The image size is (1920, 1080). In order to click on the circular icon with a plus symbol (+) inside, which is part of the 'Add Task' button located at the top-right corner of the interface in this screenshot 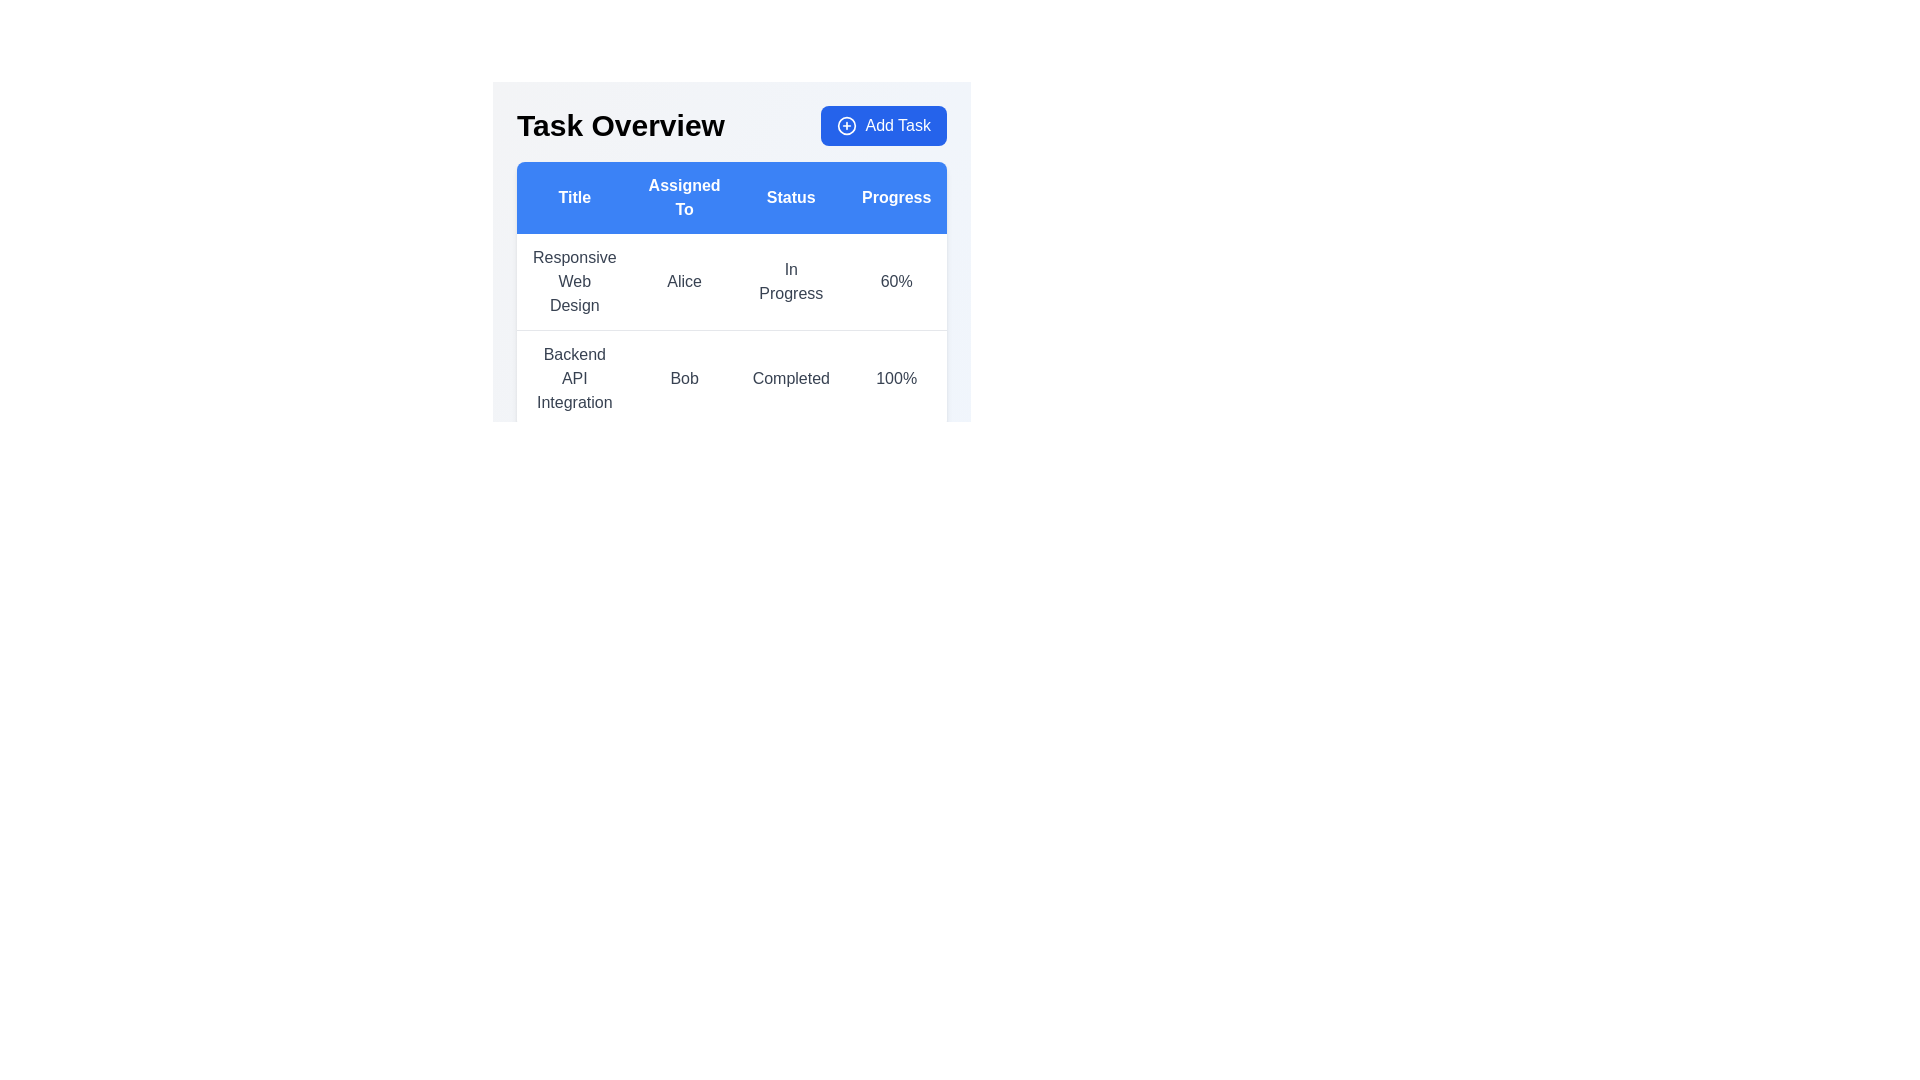, I will do `click(847, 126)`.